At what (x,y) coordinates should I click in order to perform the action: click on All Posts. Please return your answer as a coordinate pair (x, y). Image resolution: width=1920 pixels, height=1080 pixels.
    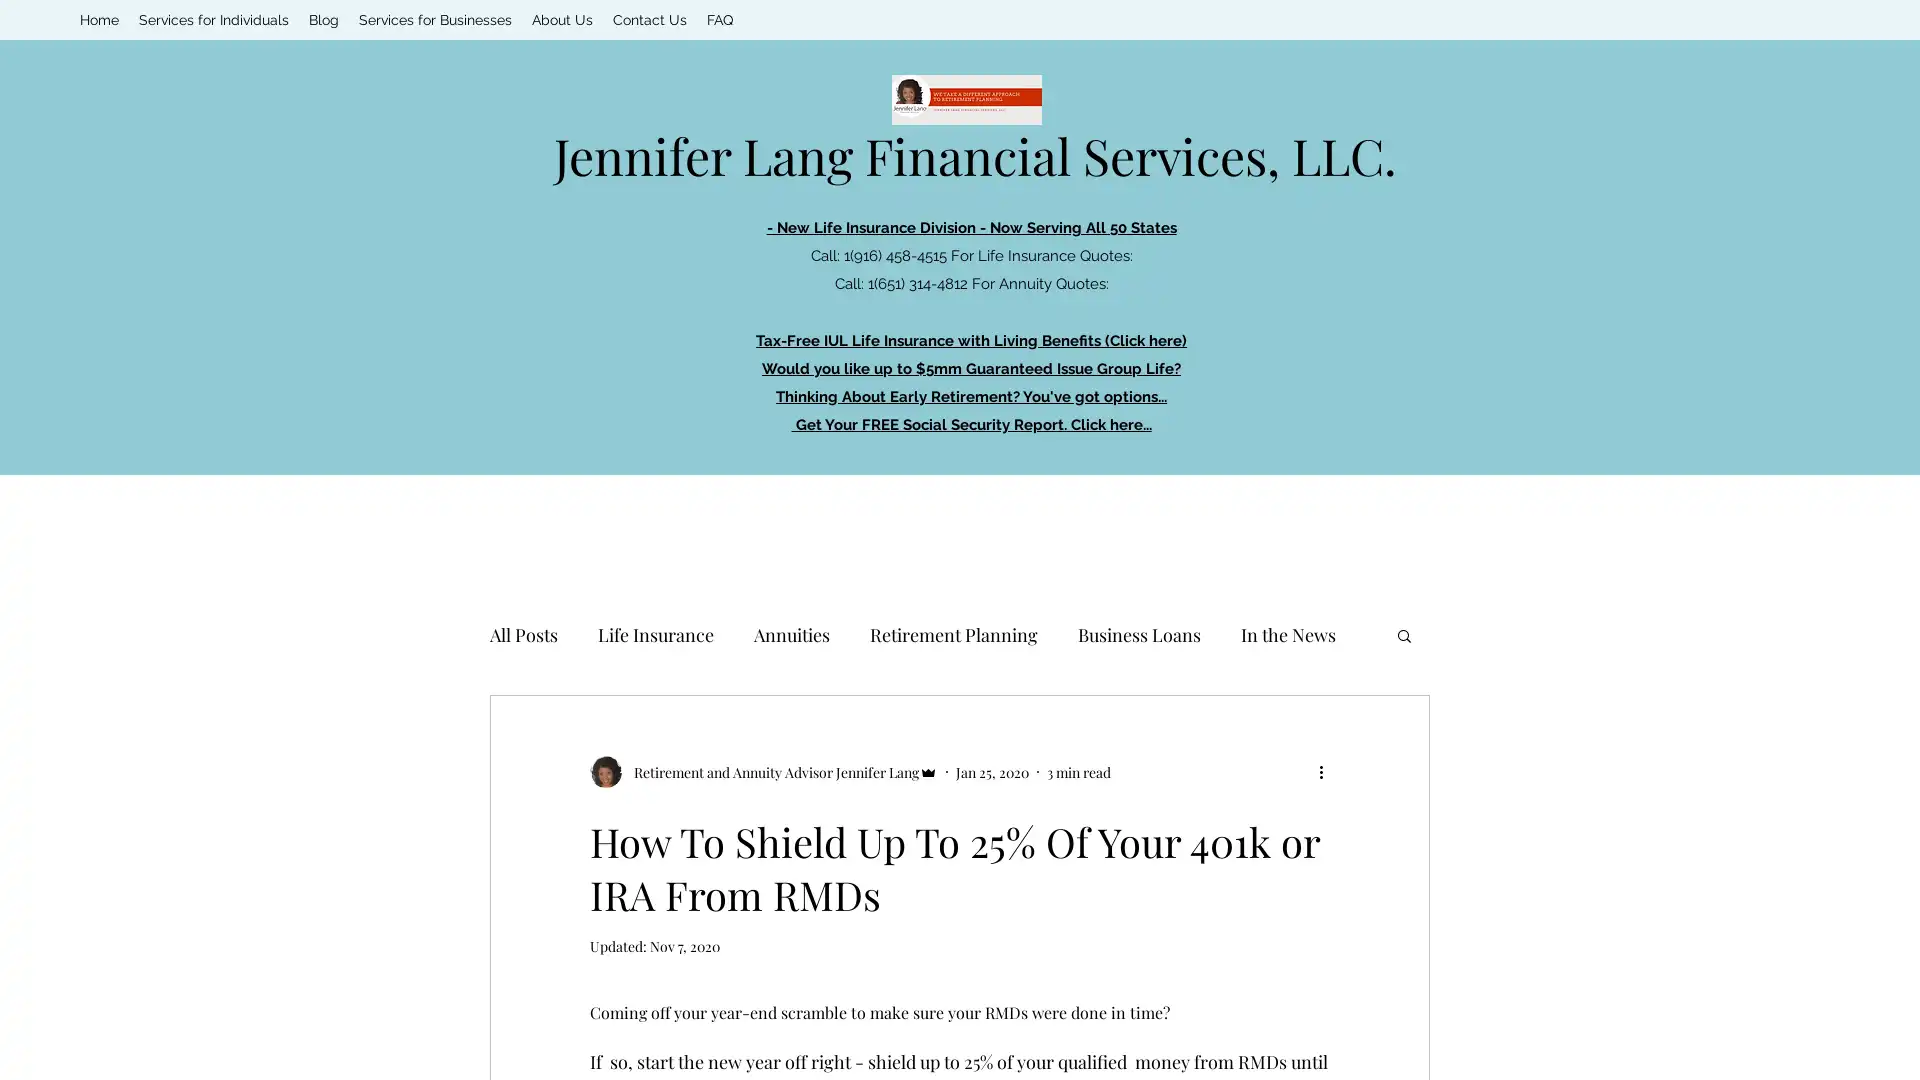
    Looking at the image, I should click on (523, 635).